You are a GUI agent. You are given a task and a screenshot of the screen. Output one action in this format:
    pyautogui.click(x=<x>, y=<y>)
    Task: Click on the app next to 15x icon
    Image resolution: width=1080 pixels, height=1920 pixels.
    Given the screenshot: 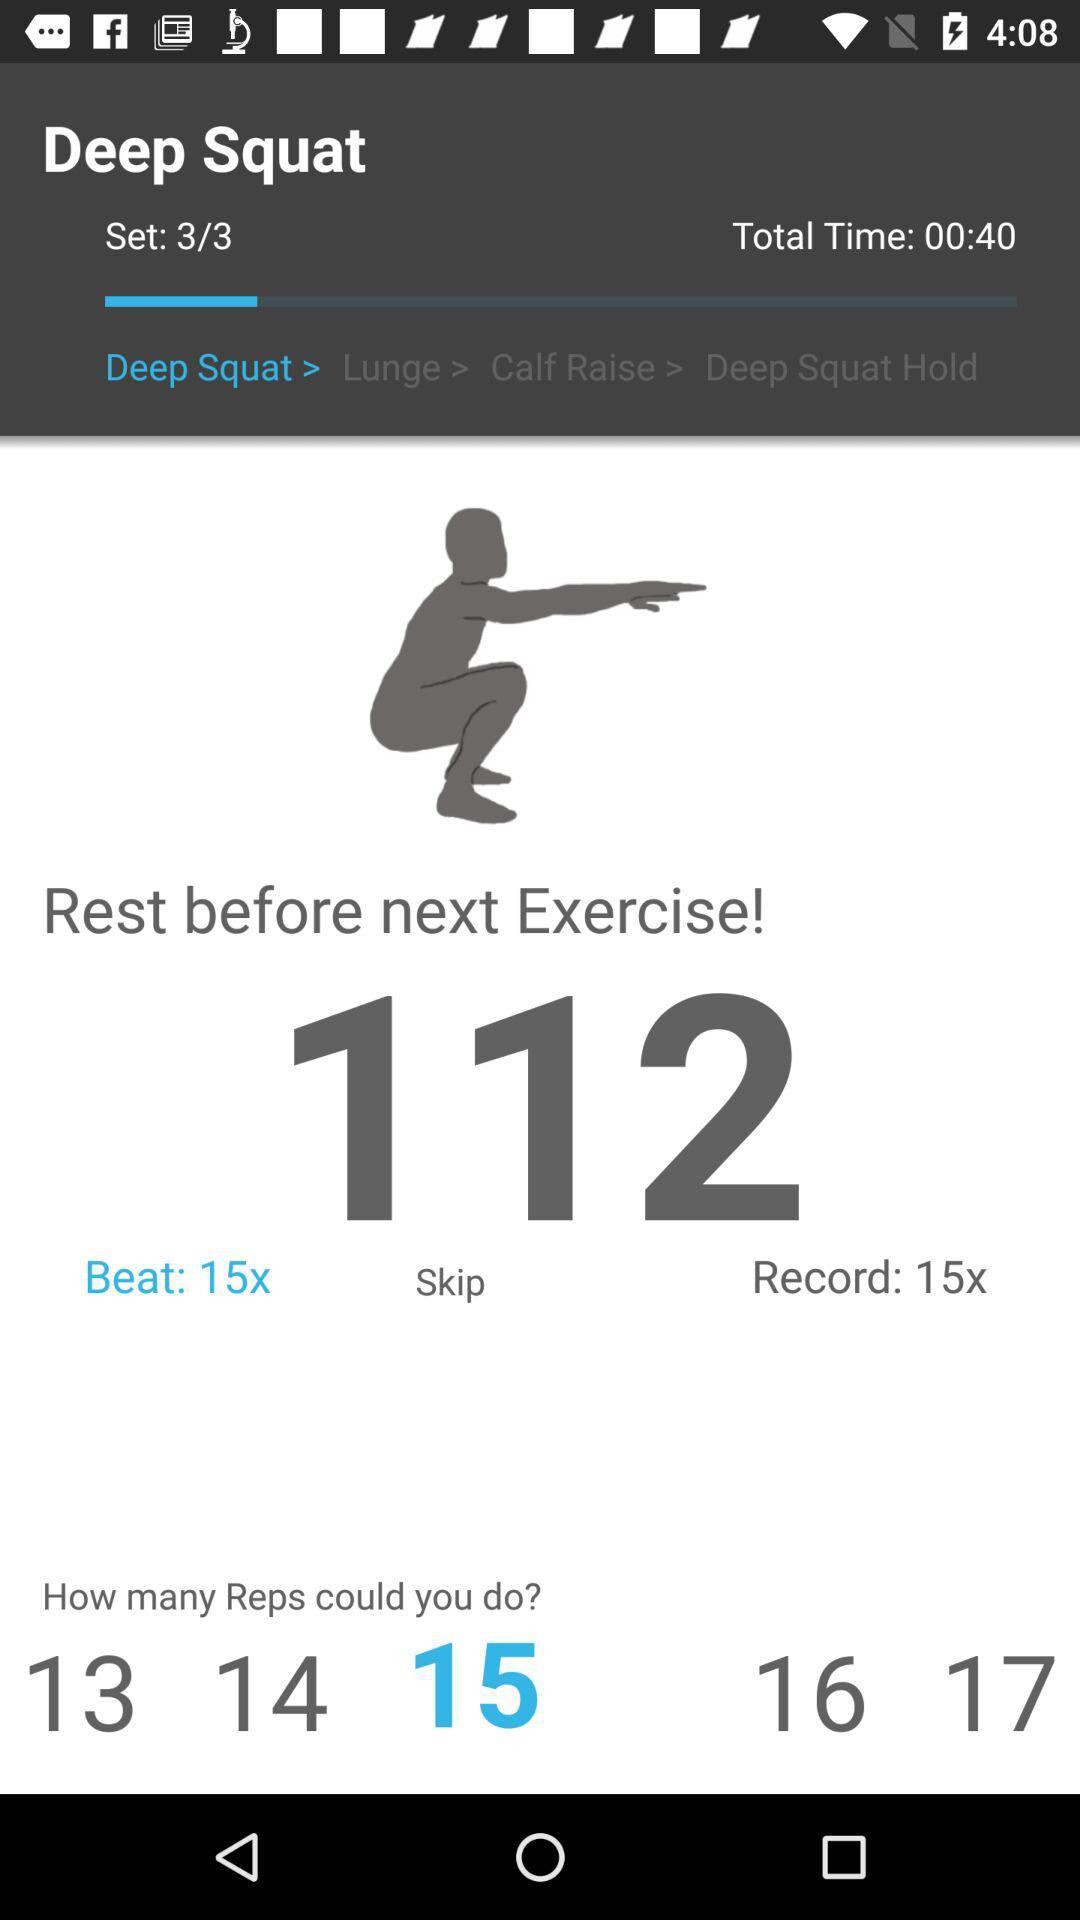 What is the action you would take?
    pyautogui.click(x=538, y=1095)
    